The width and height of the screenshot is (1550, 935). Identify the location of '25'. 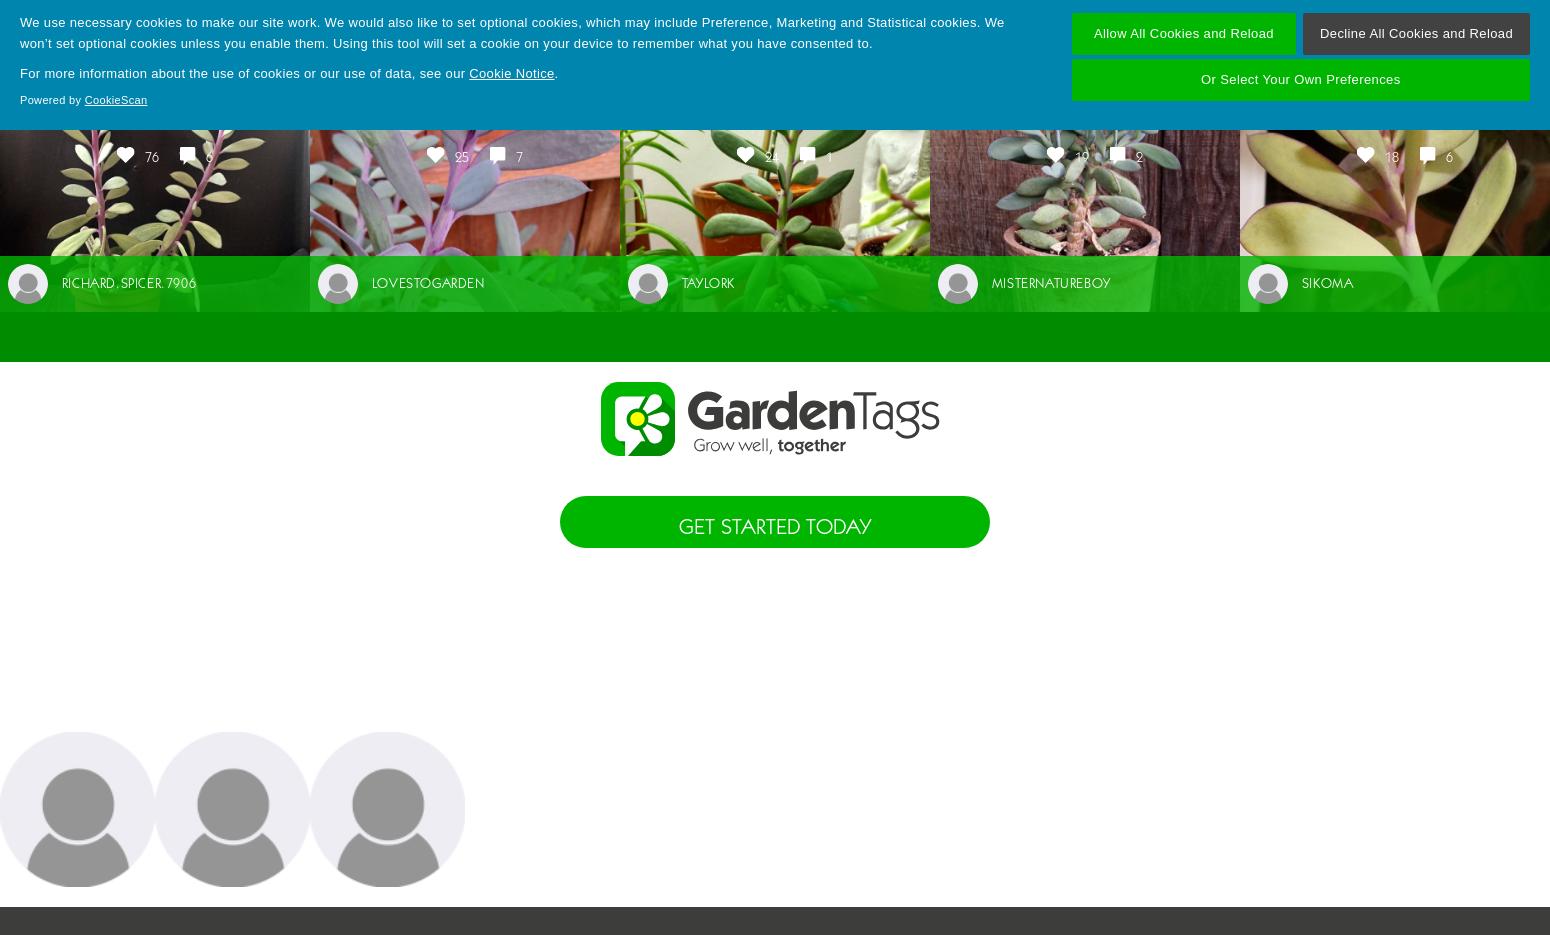
(461, 156).